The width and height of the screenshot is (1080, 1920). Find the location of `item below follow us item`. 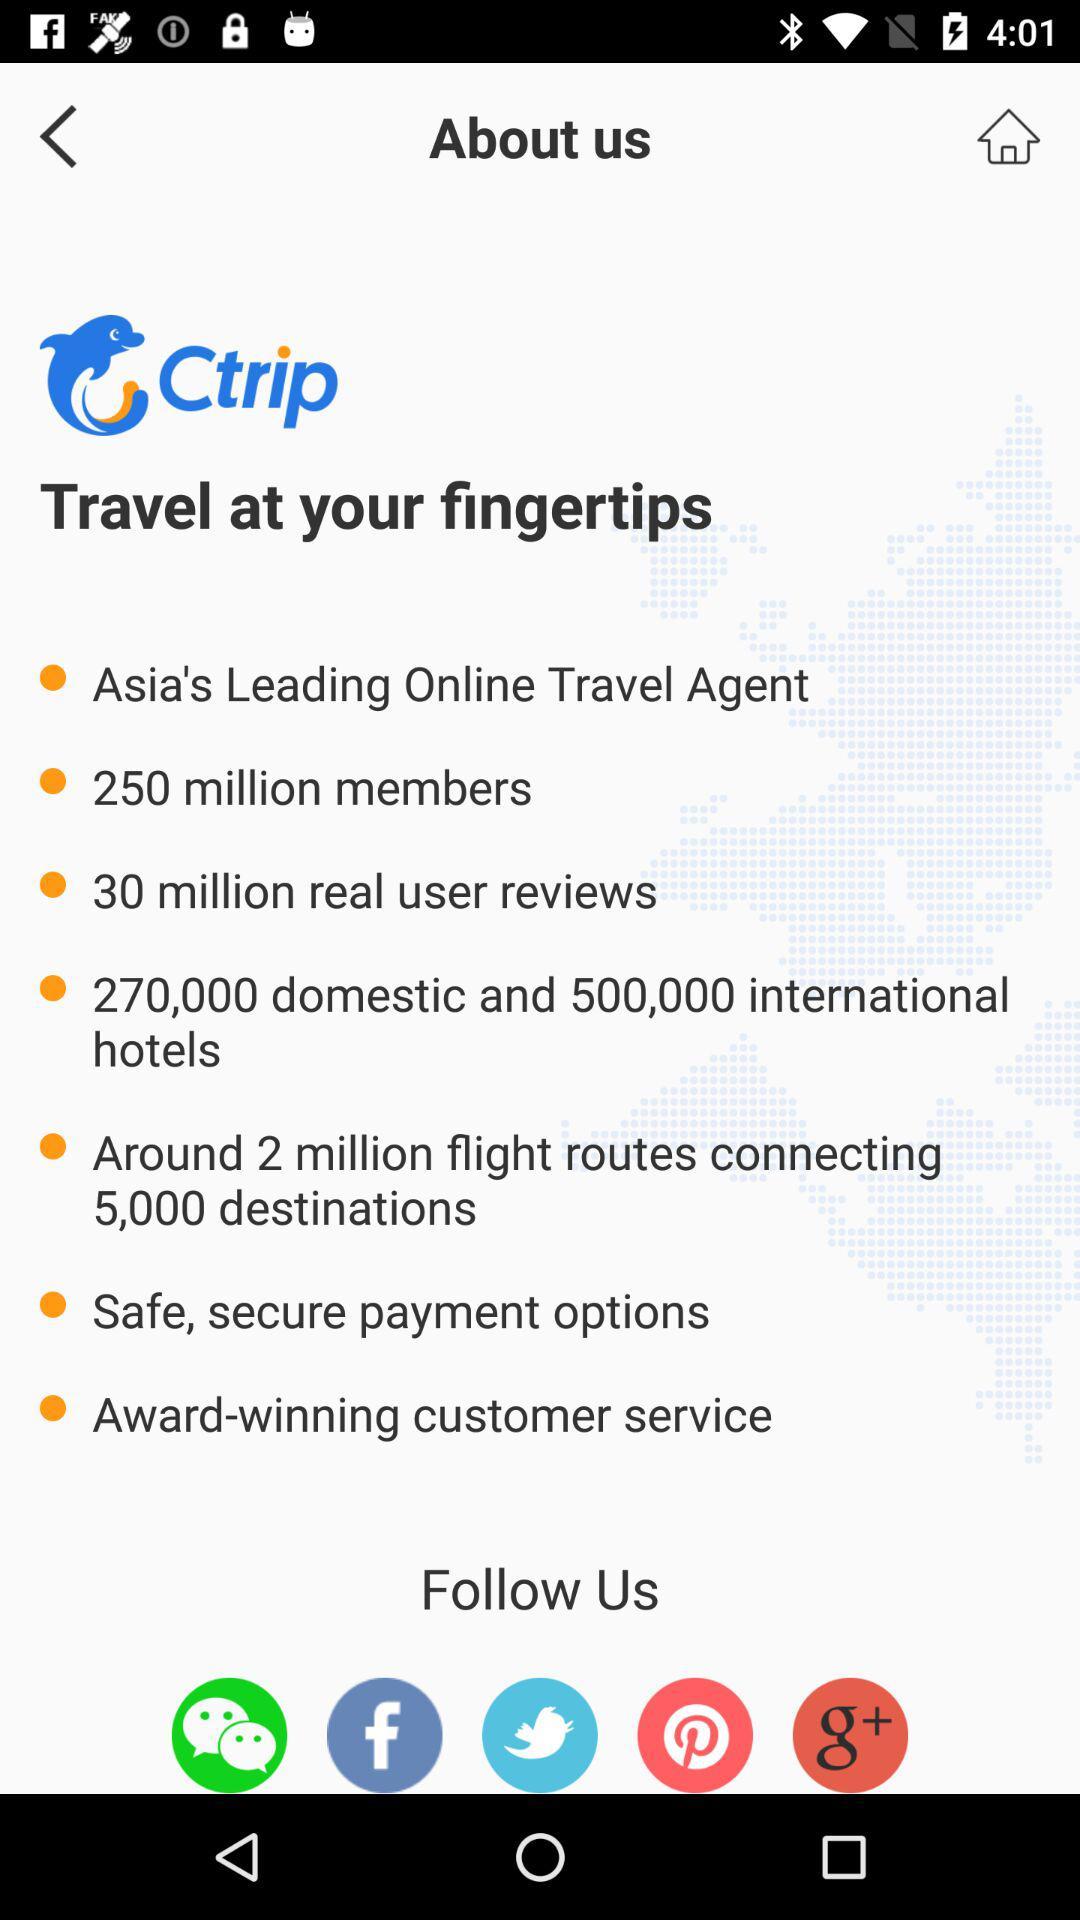

item below follow us item is located at coordinates (384, 1734).